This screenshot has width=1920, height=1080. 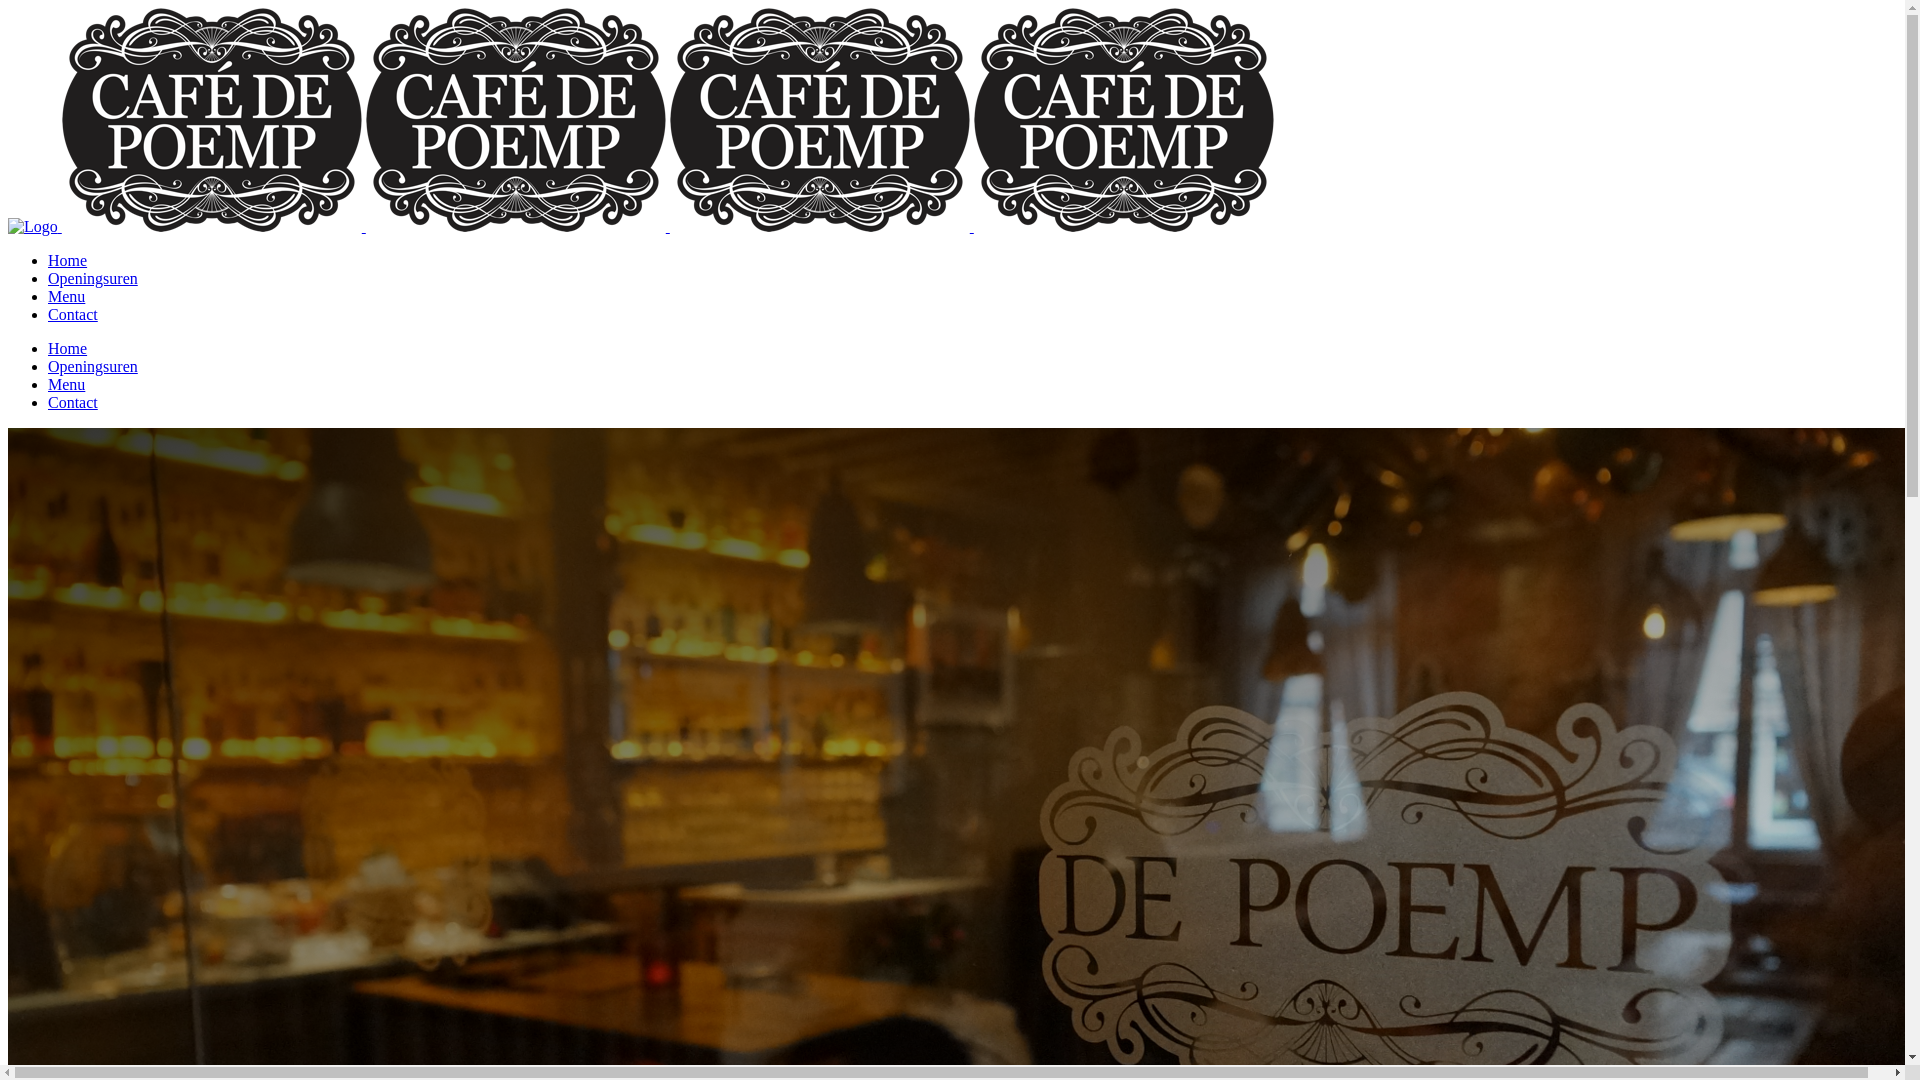 I want to click on 'Openingsuren', so click(x=91, y=366).